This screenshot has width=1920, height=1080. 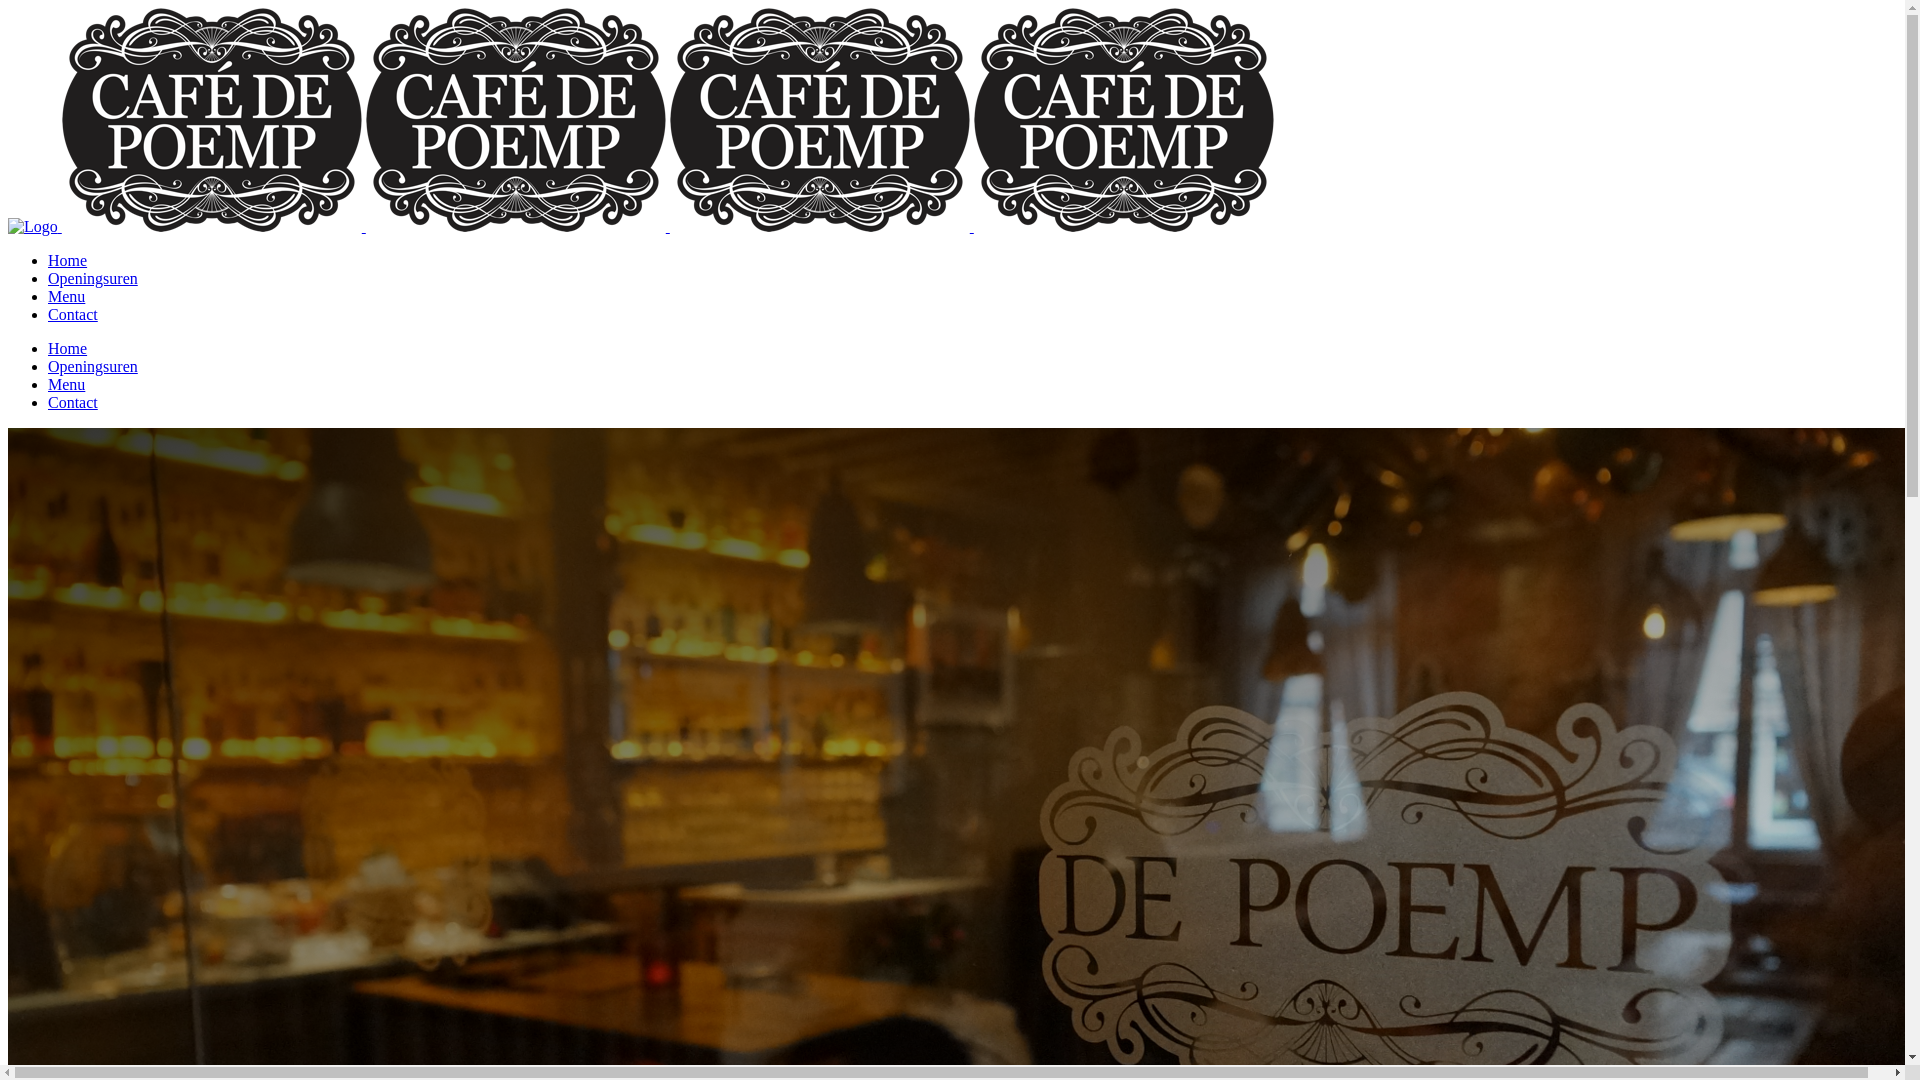 I want to click on 'Openingsuren', so click(x=91, y=366).